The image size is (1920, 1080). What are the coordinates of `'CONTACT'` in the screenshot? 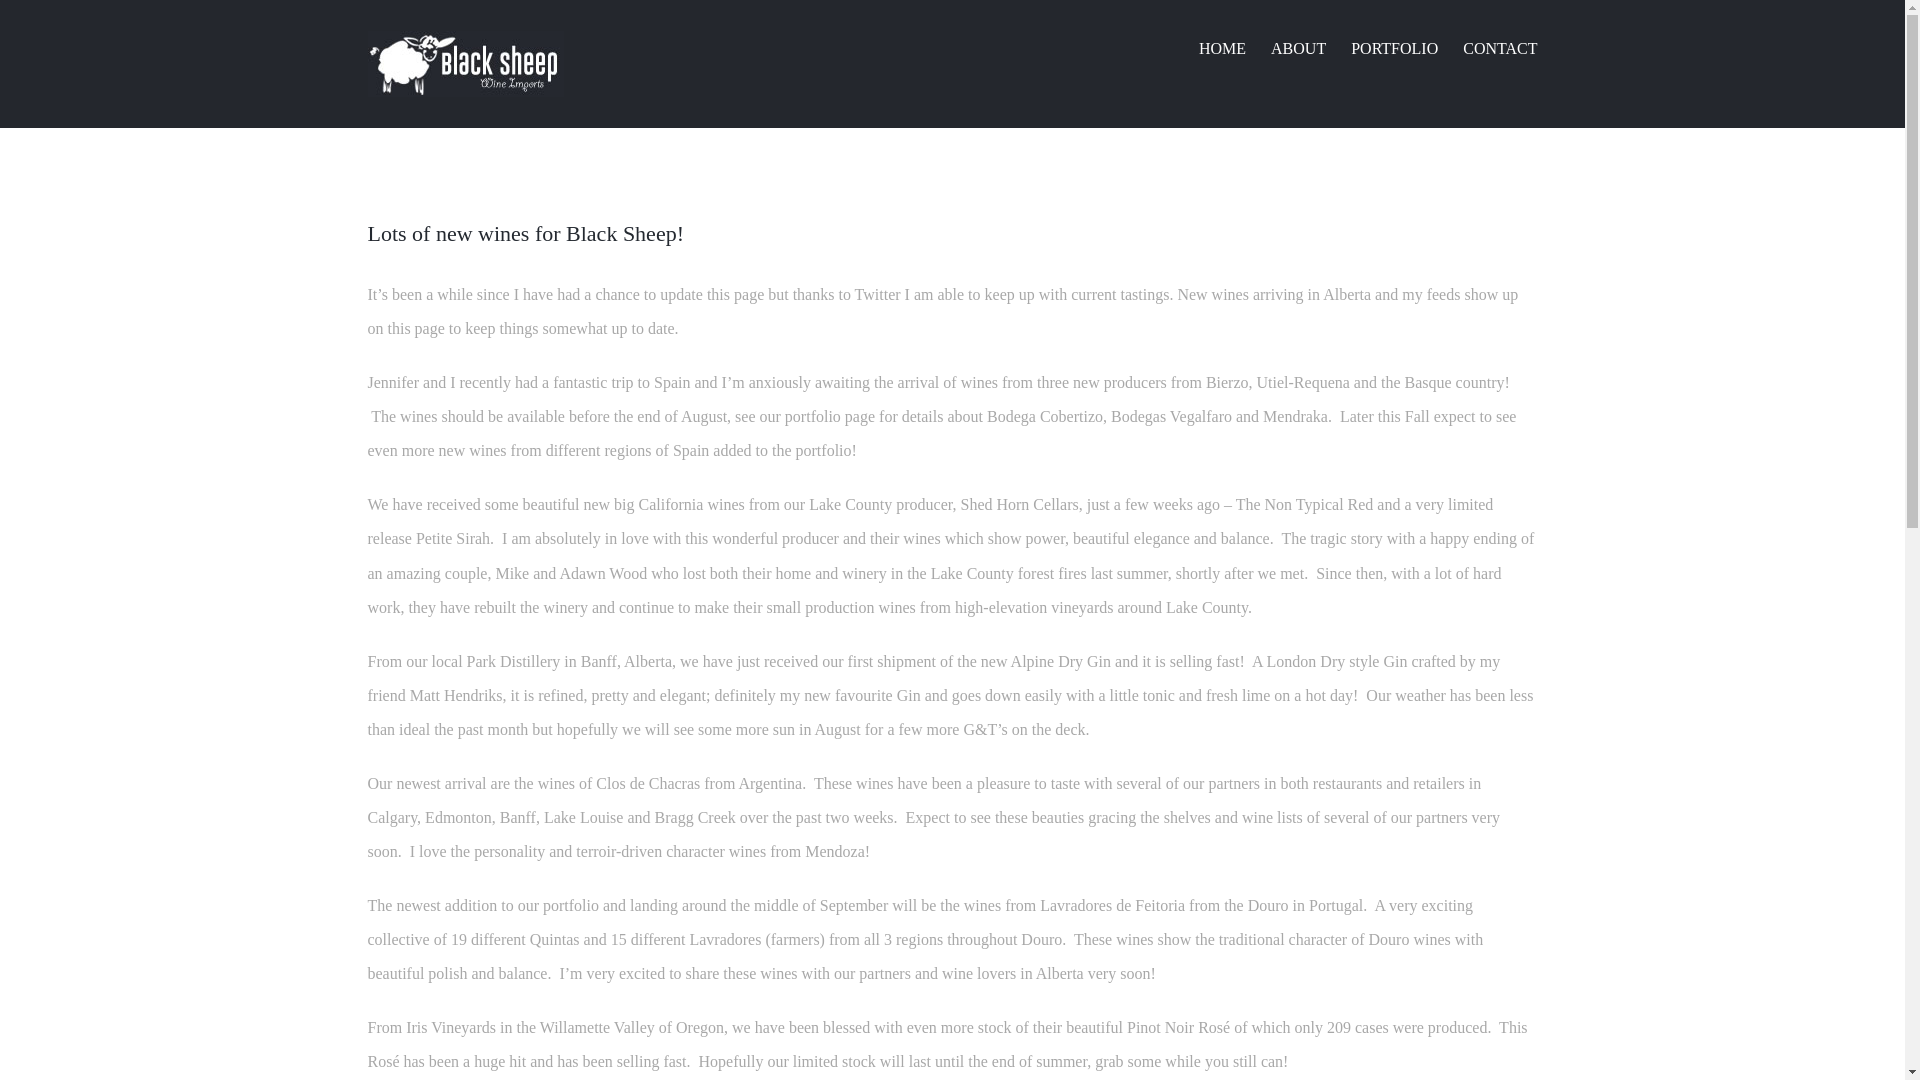 It's located at (1499, 46).